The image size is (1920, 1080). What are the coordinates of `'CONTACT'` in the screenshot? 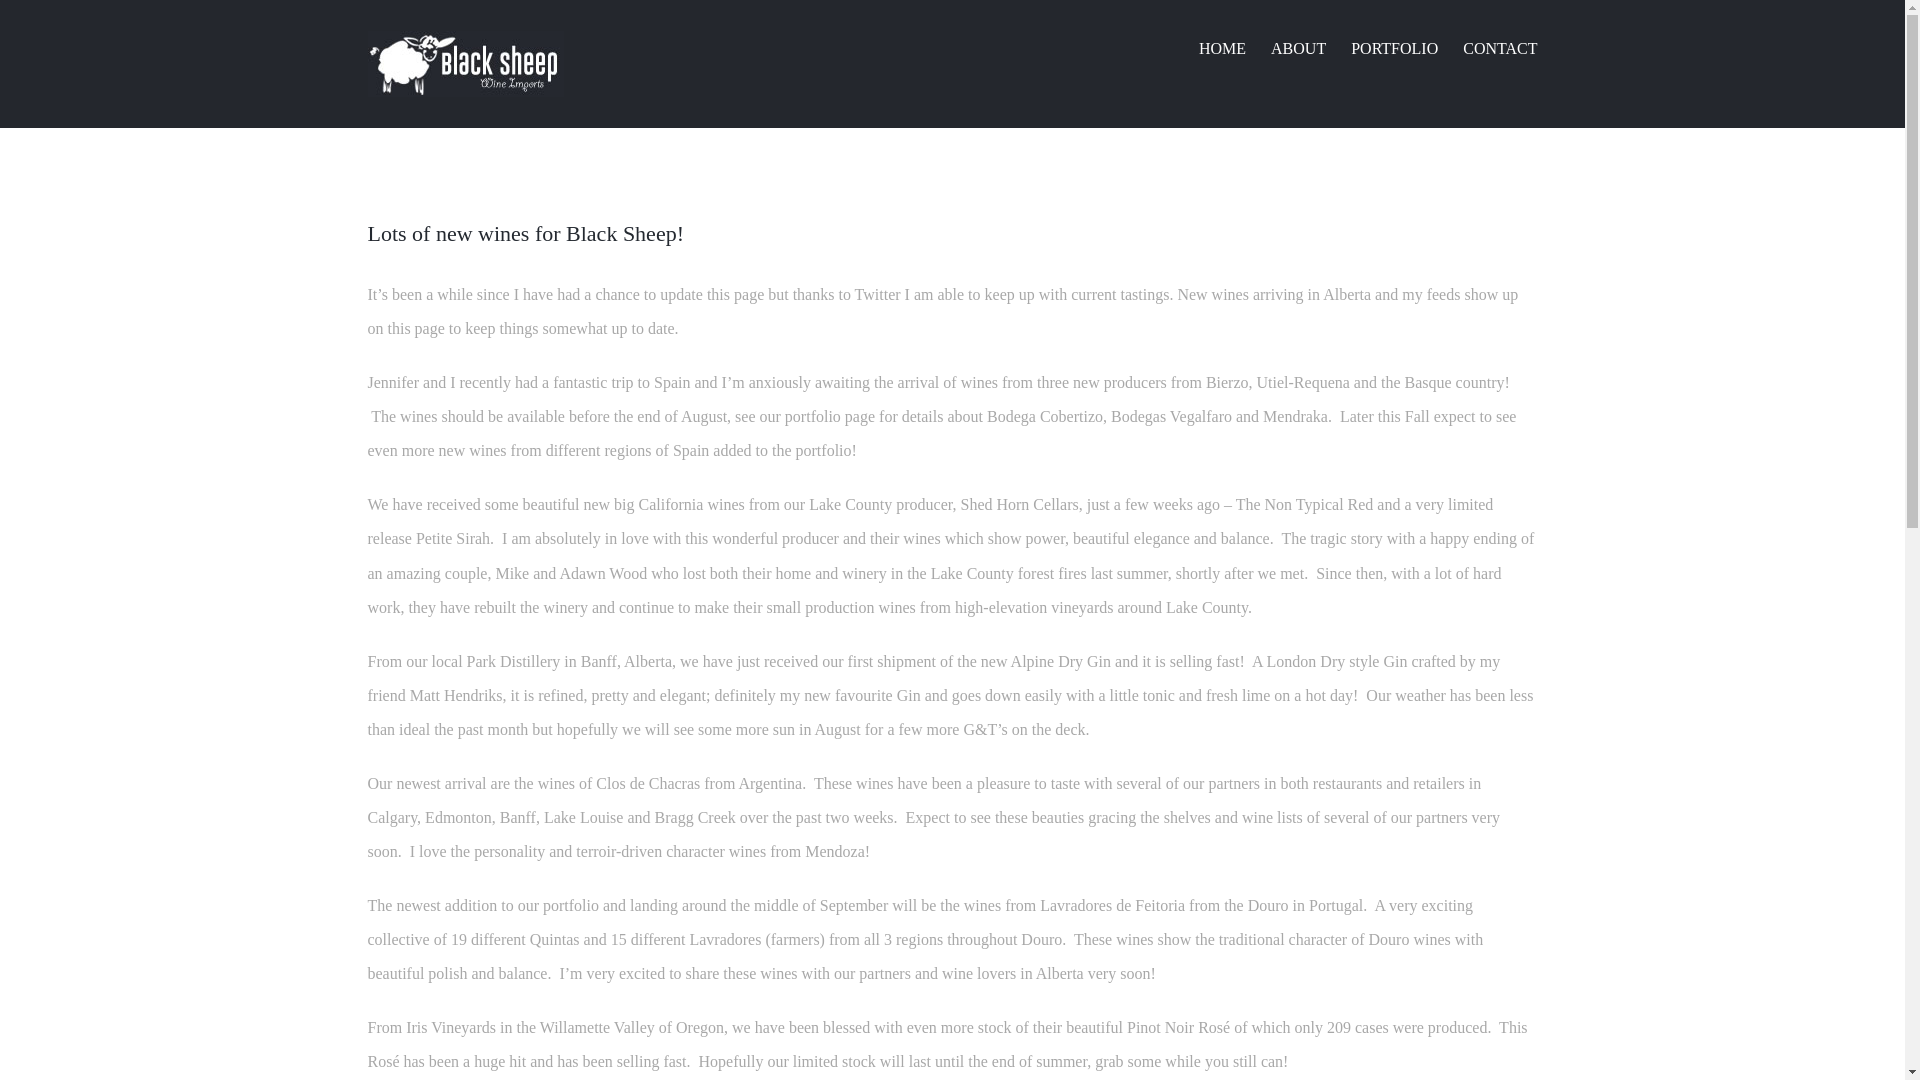 It's located at (1499, 46).